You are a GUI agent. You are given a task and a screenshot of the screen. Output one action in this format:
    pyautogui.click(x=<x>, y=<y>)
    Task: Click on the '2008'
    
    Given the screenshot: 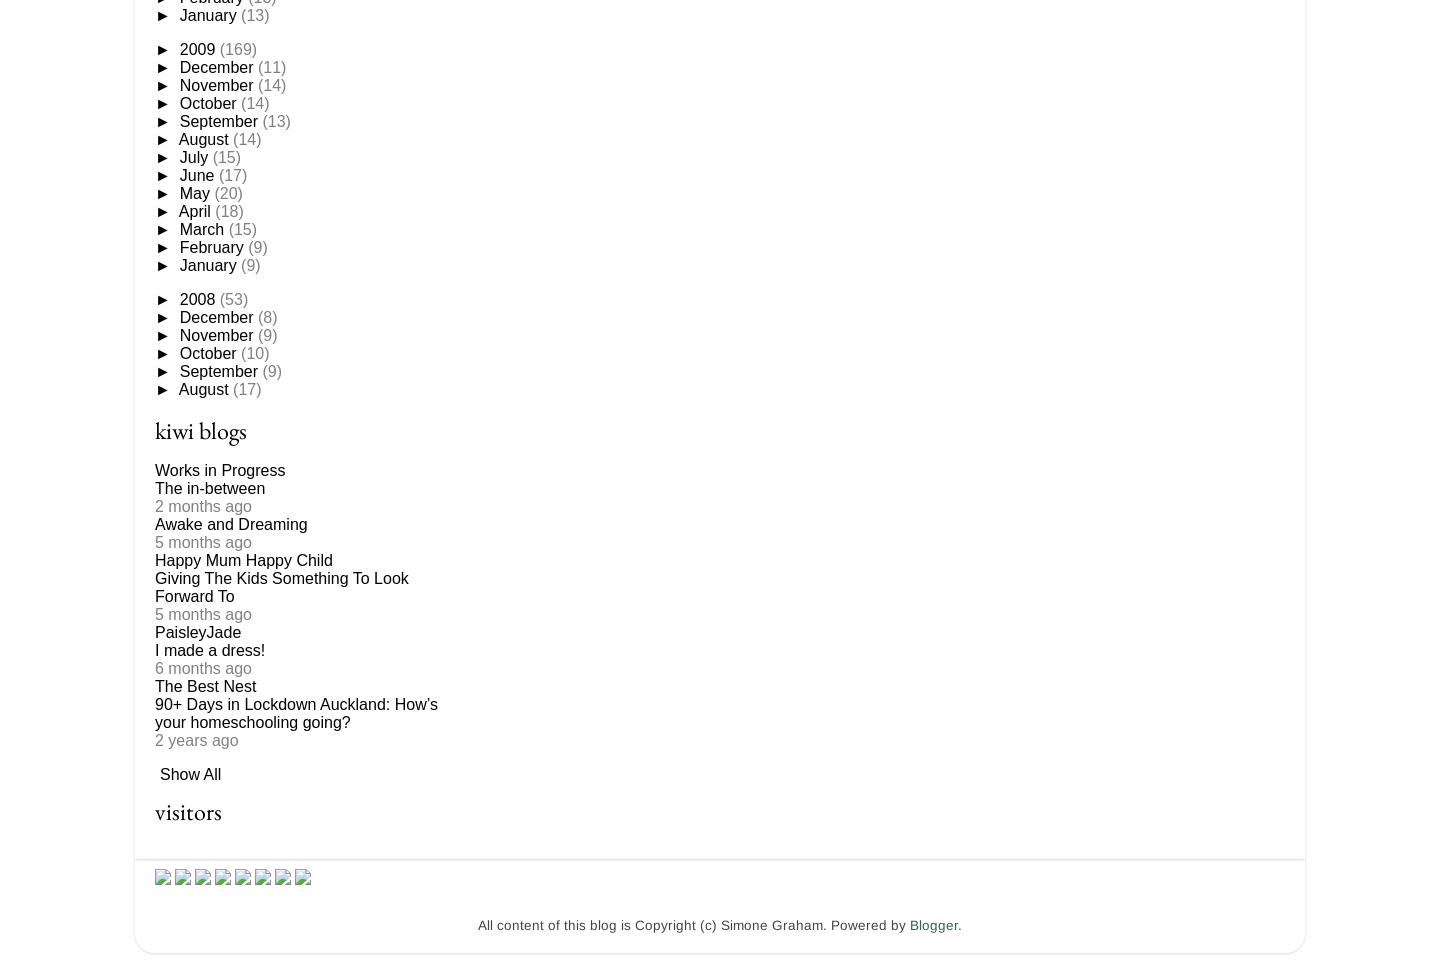 What is the action you would take?
    pyautogui.click(x=199, y=299)
    